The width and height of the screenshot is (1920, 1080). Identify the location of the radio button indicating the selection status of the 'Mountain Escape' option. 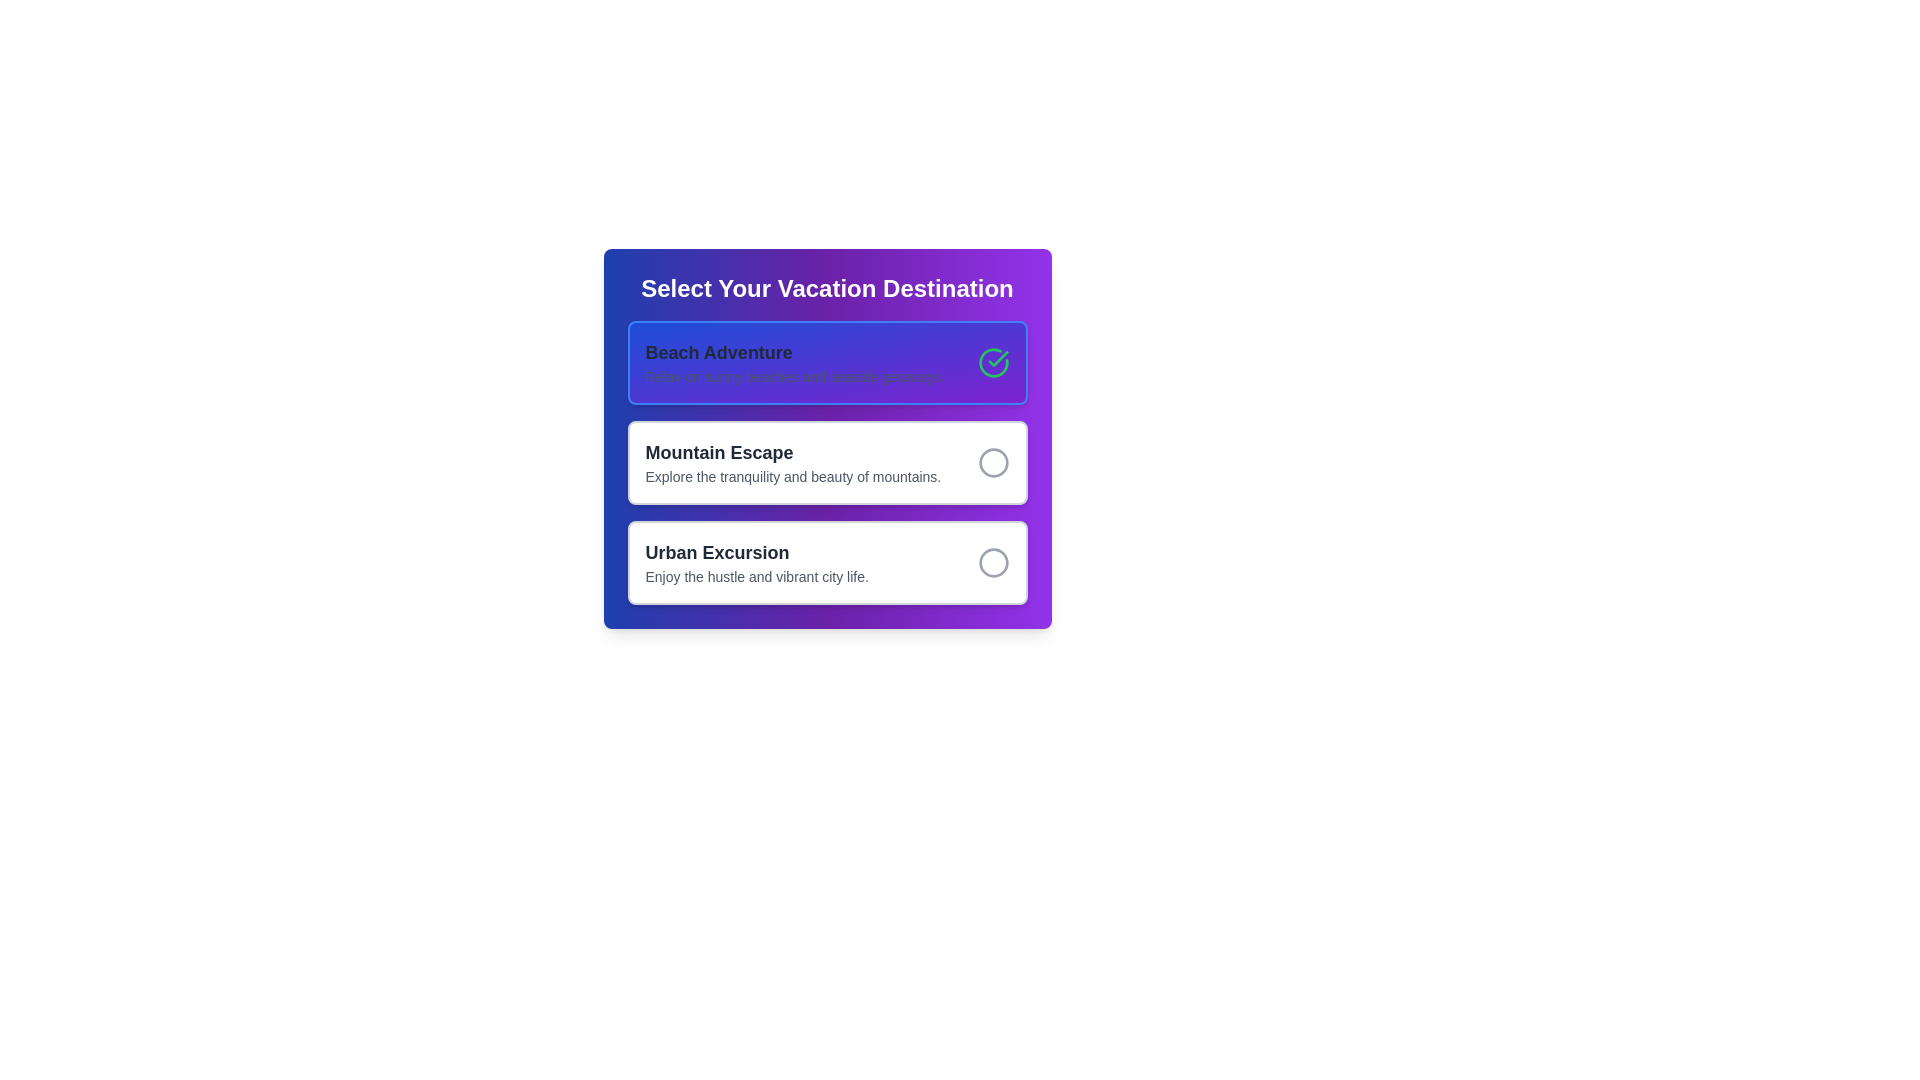
(993, 462).